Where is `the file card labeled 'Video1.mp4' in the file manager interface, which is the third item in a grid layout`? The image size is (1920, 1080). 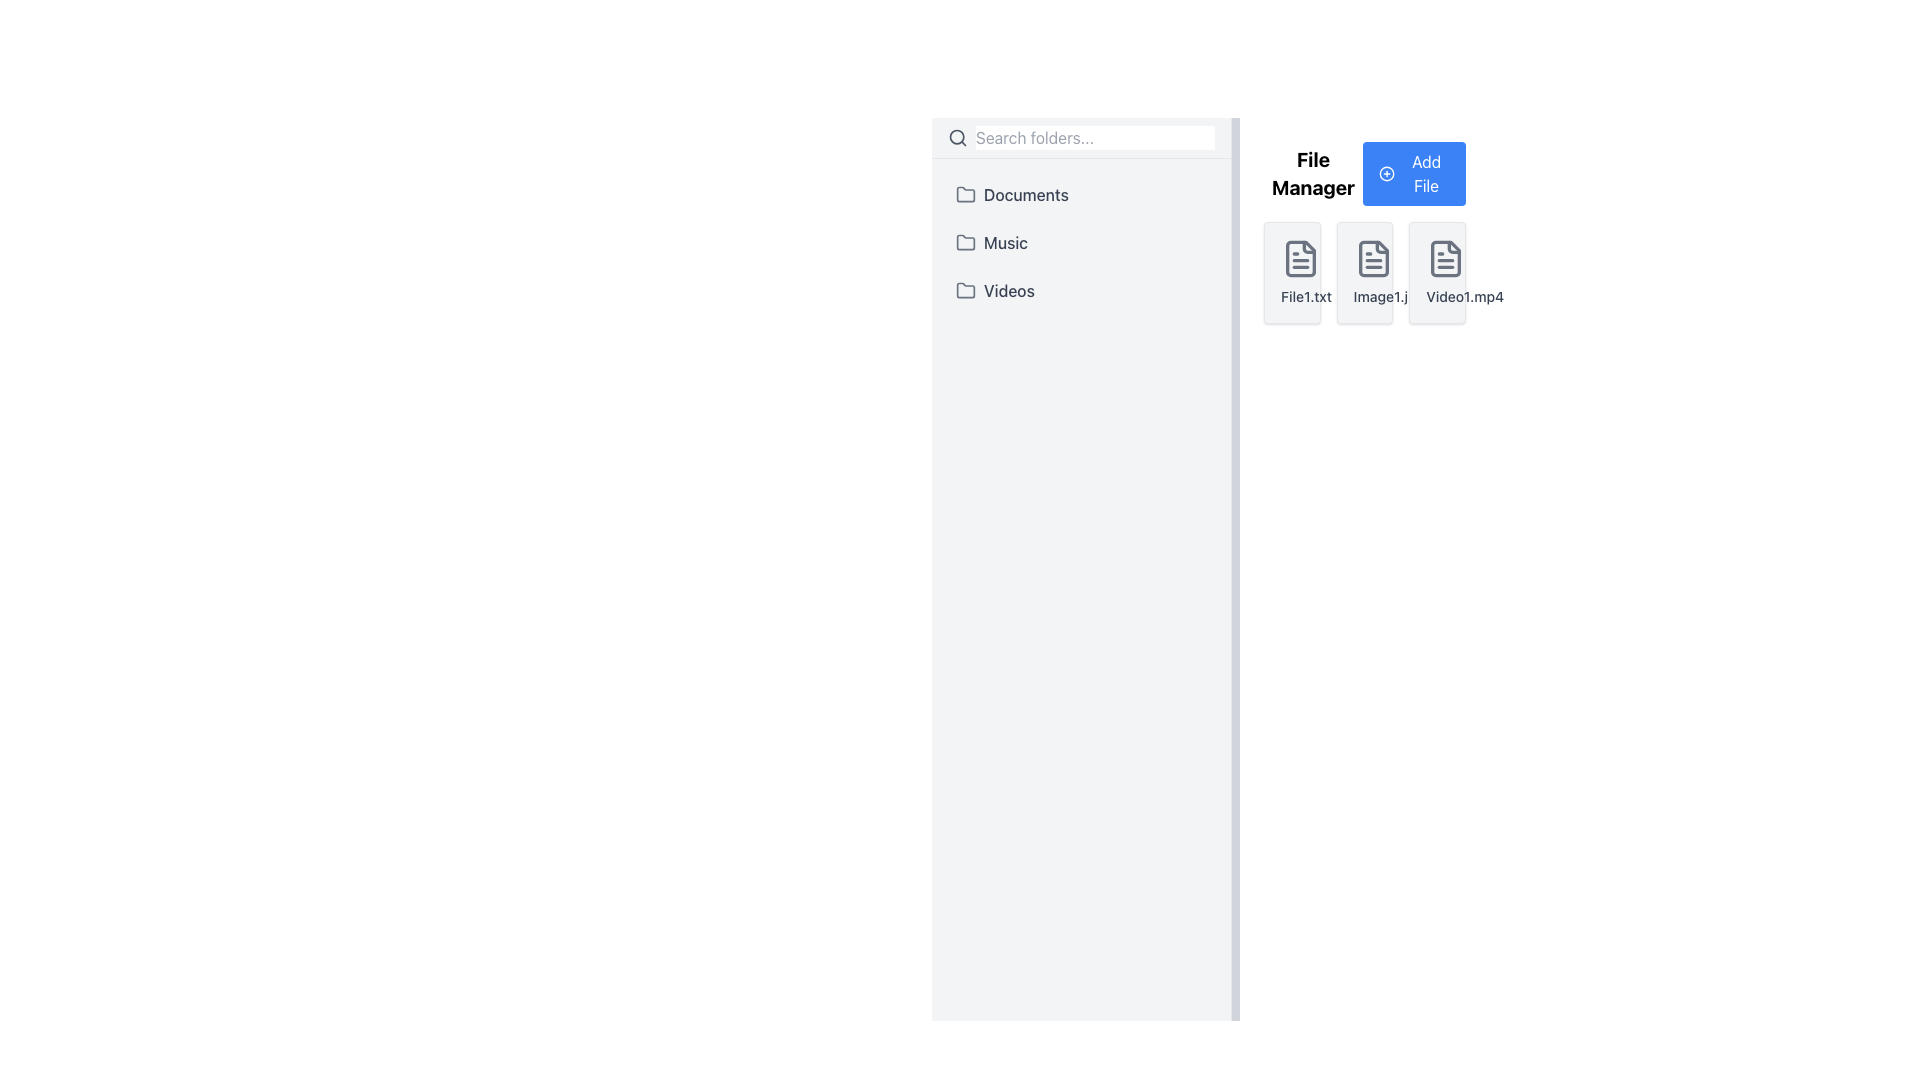
the file card labeled 'Video1.mp4' in the file manager interface, which is the third item in a grid layout is located at coordinates (1436, 273).